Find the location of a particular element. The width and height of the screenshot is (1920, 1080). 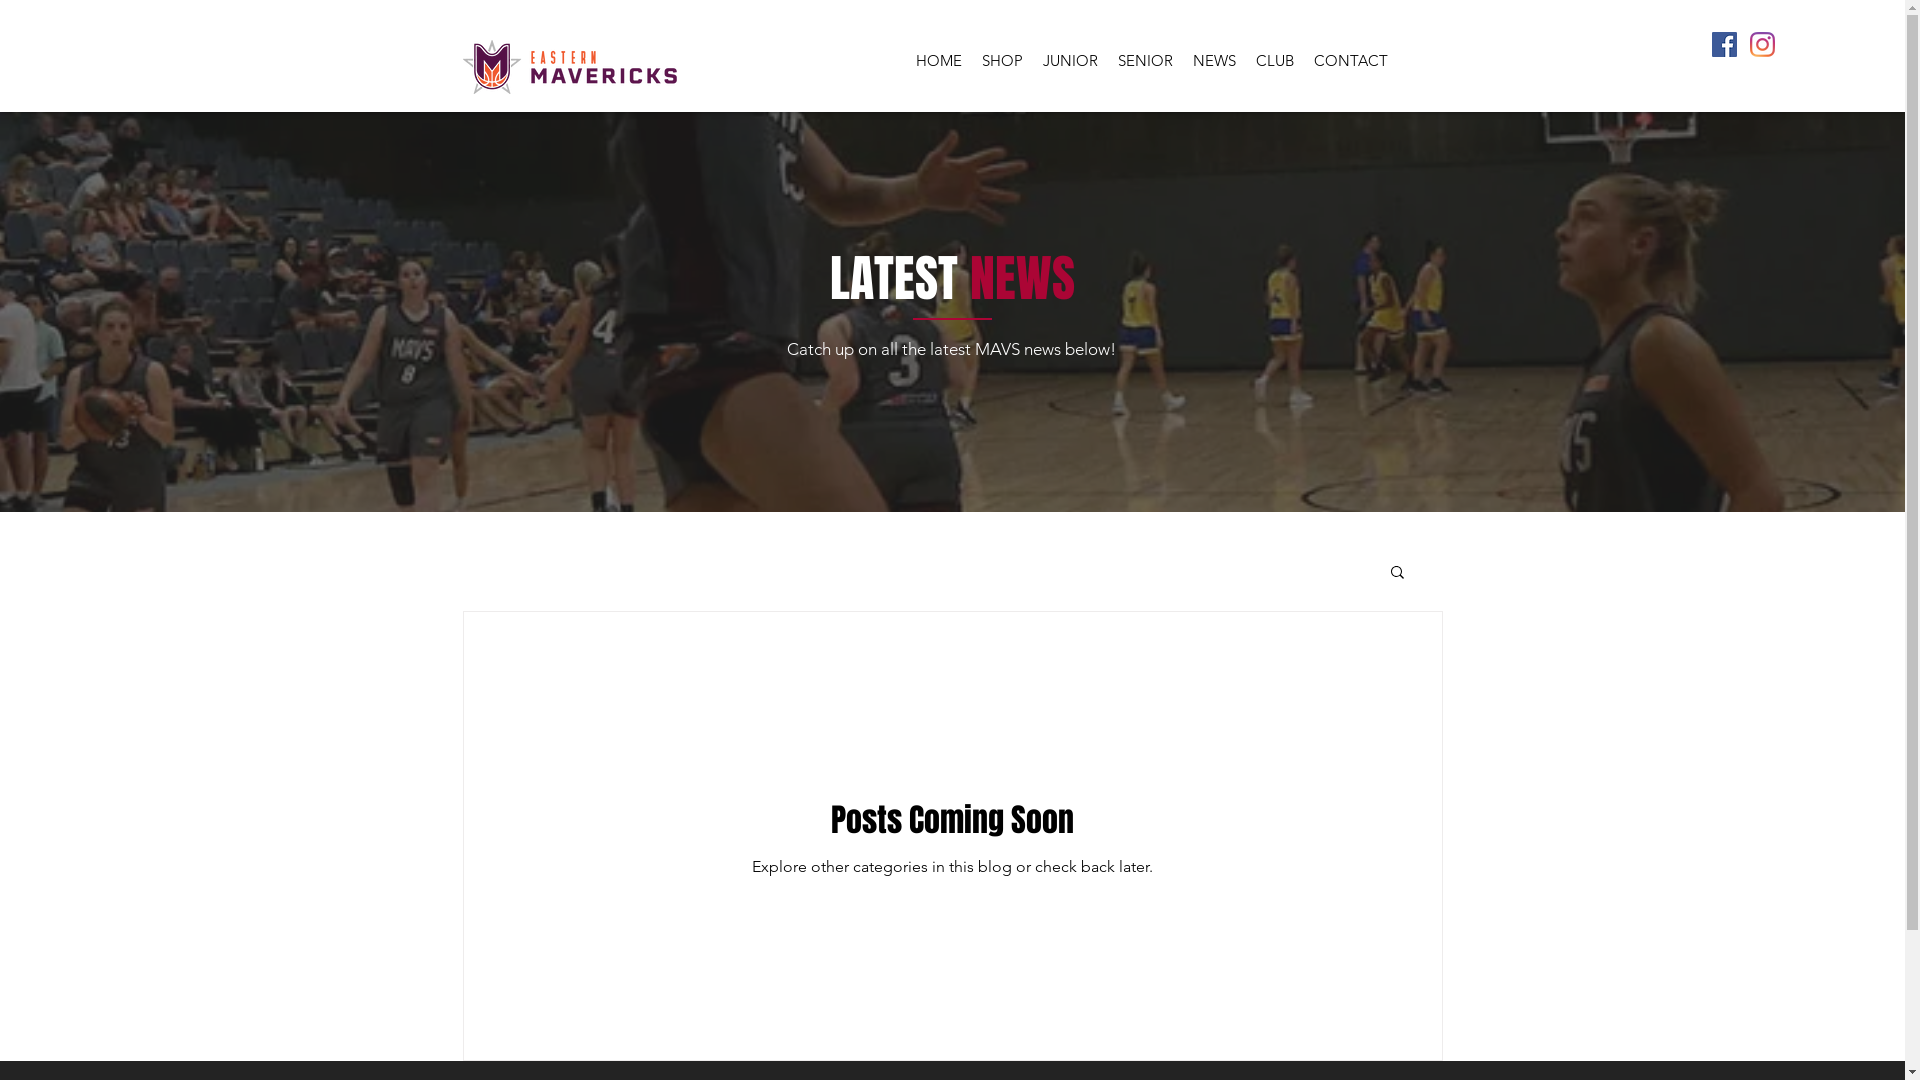

'SHOP' is located at coordinates (1002, 59).